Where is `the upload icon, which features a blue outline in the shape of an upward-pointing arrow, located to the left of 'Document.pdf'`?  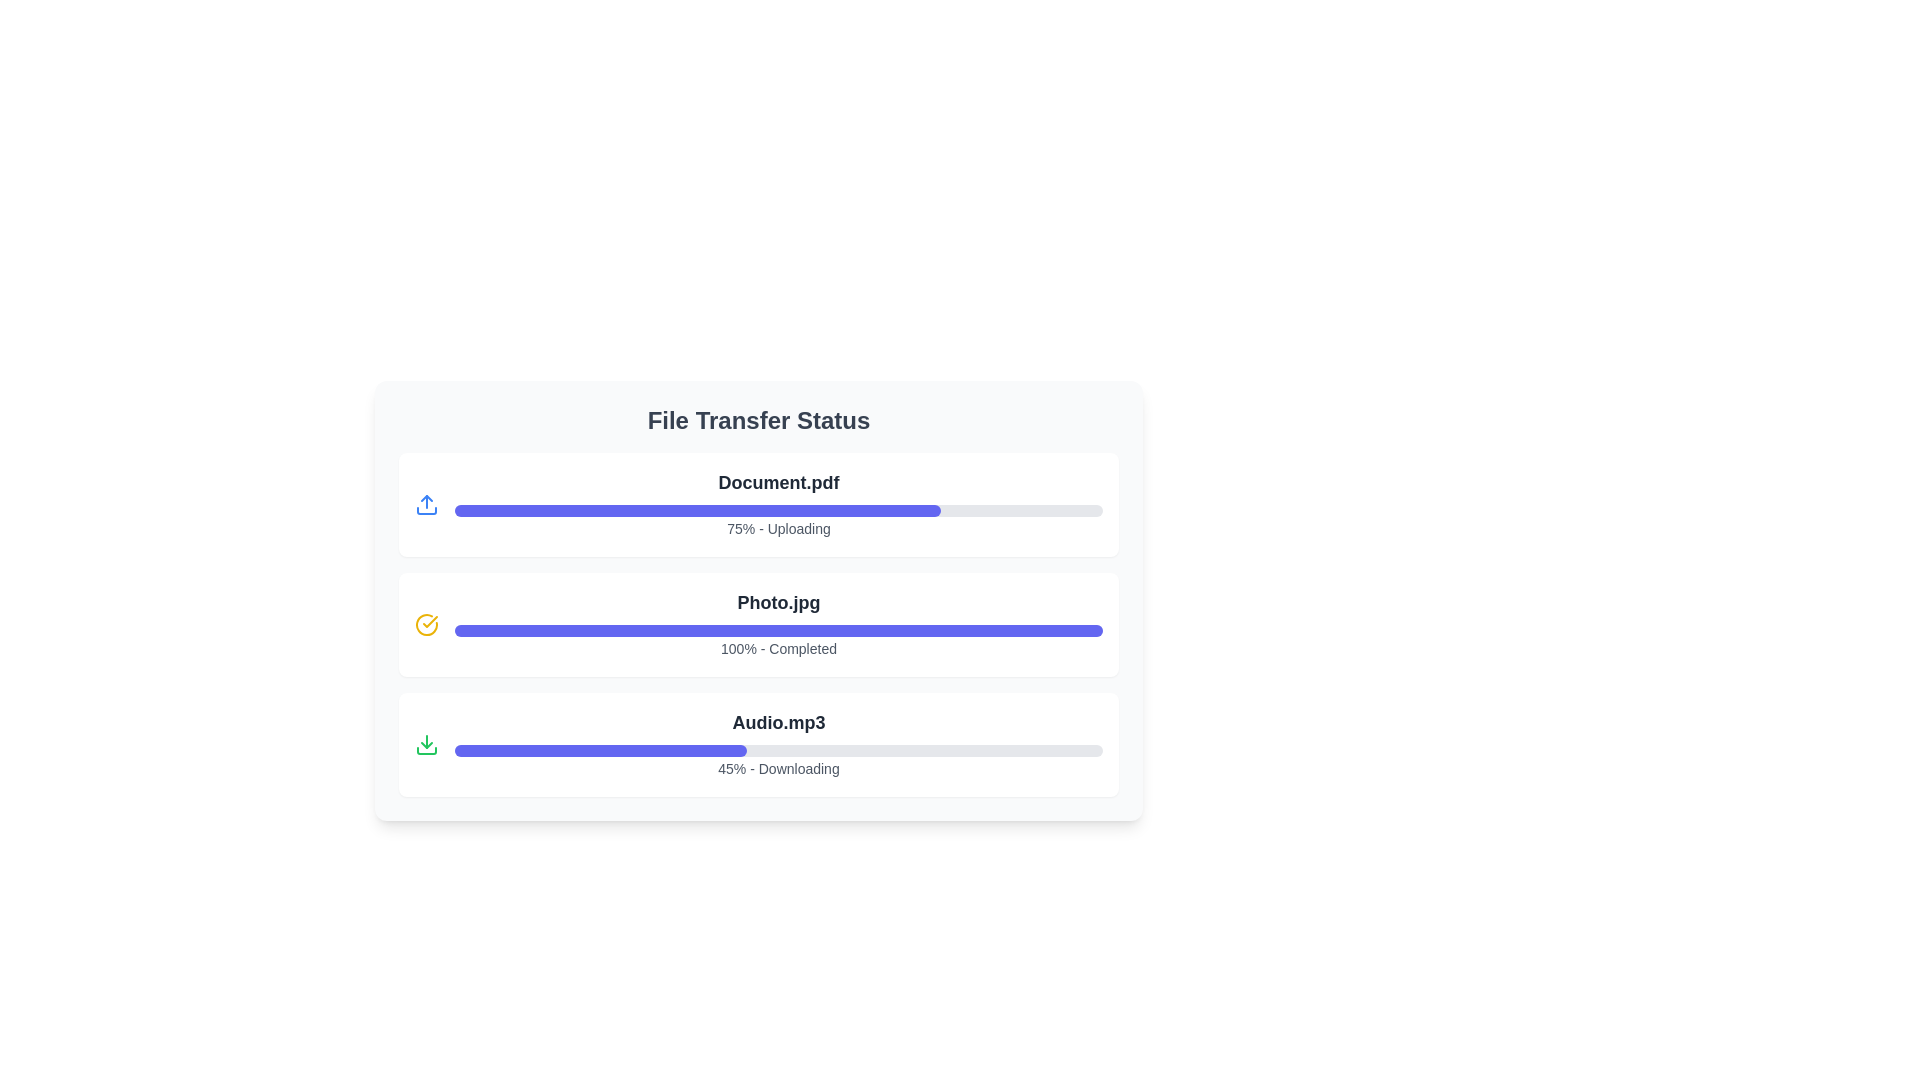
the upload icon, which features a blue outline in the shape of an upward-pointing arrow, located to the left of 'Document.pdf' is located at coordinates (426, 504).